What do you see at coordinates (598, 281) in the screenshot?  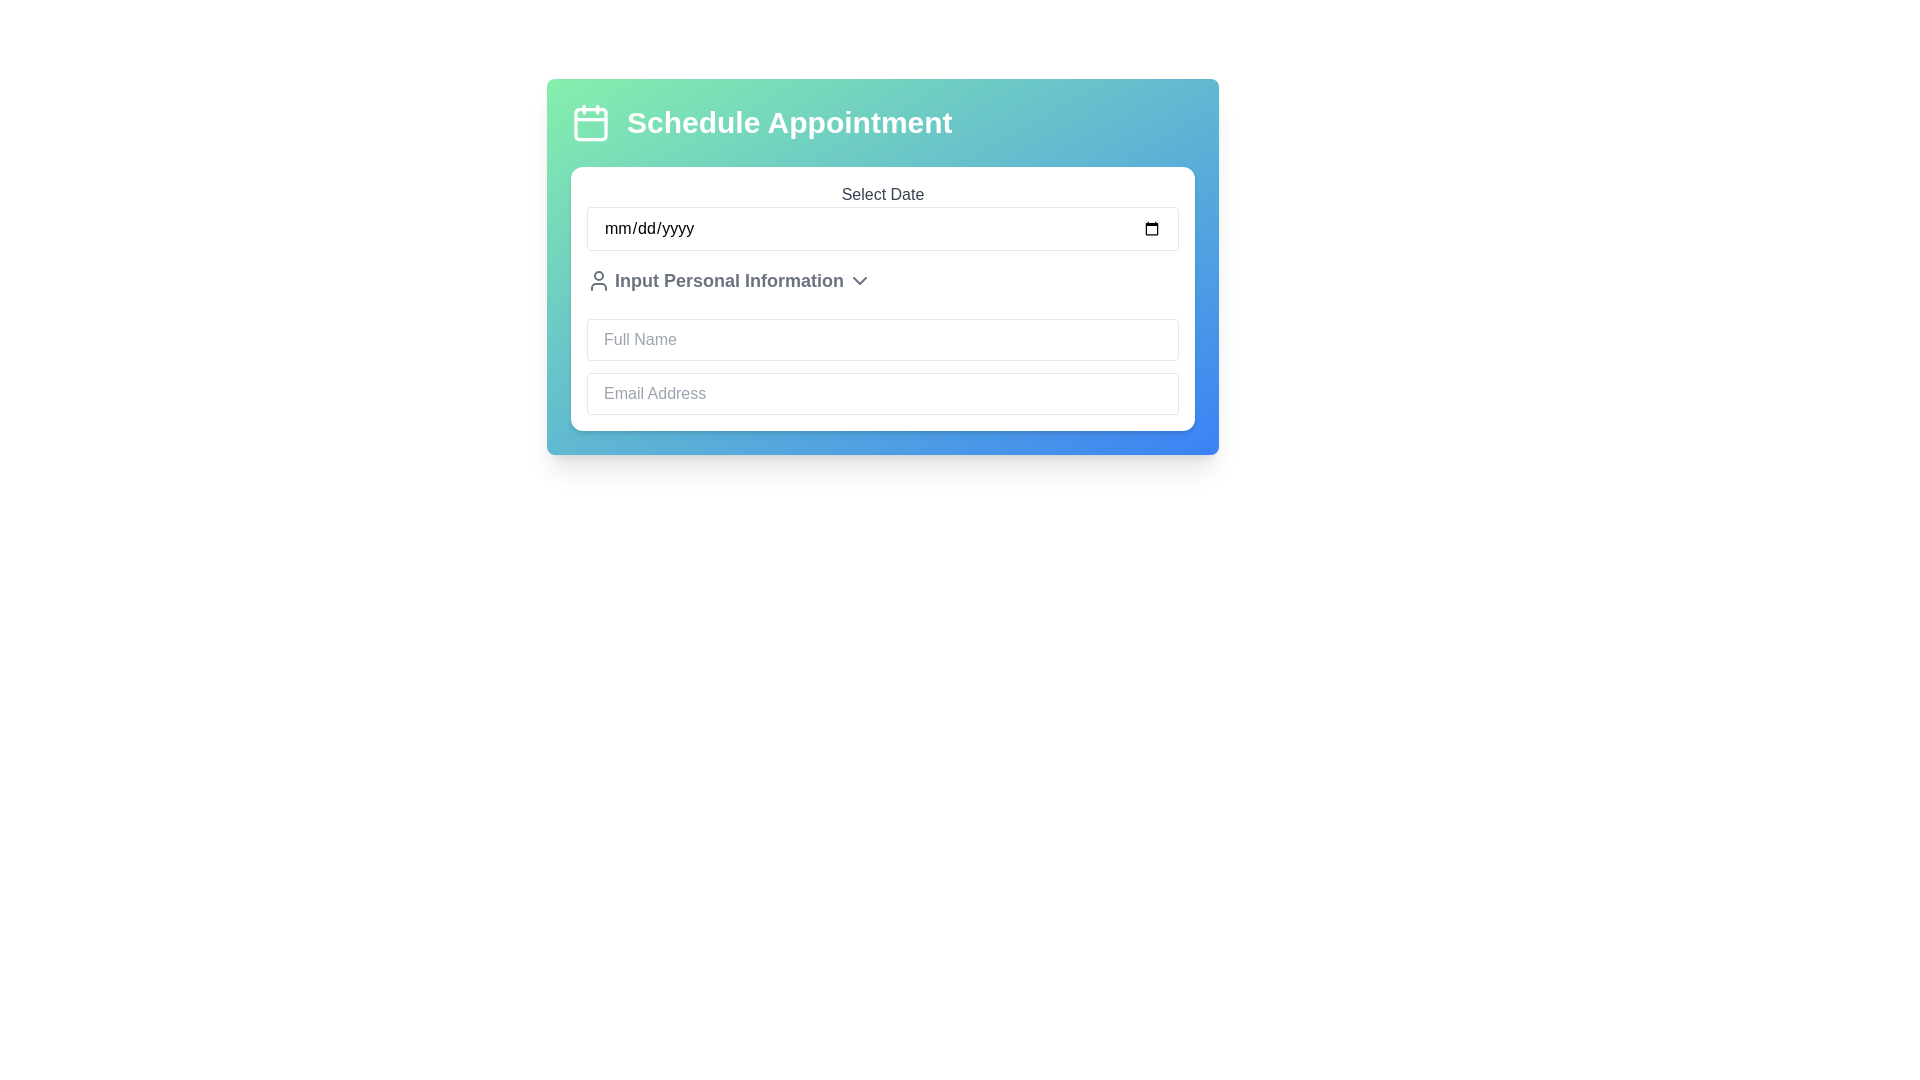 I see `the user-related actions icon located to the left of the 'Input Personal Information' text` at bounding box center [598, 281].